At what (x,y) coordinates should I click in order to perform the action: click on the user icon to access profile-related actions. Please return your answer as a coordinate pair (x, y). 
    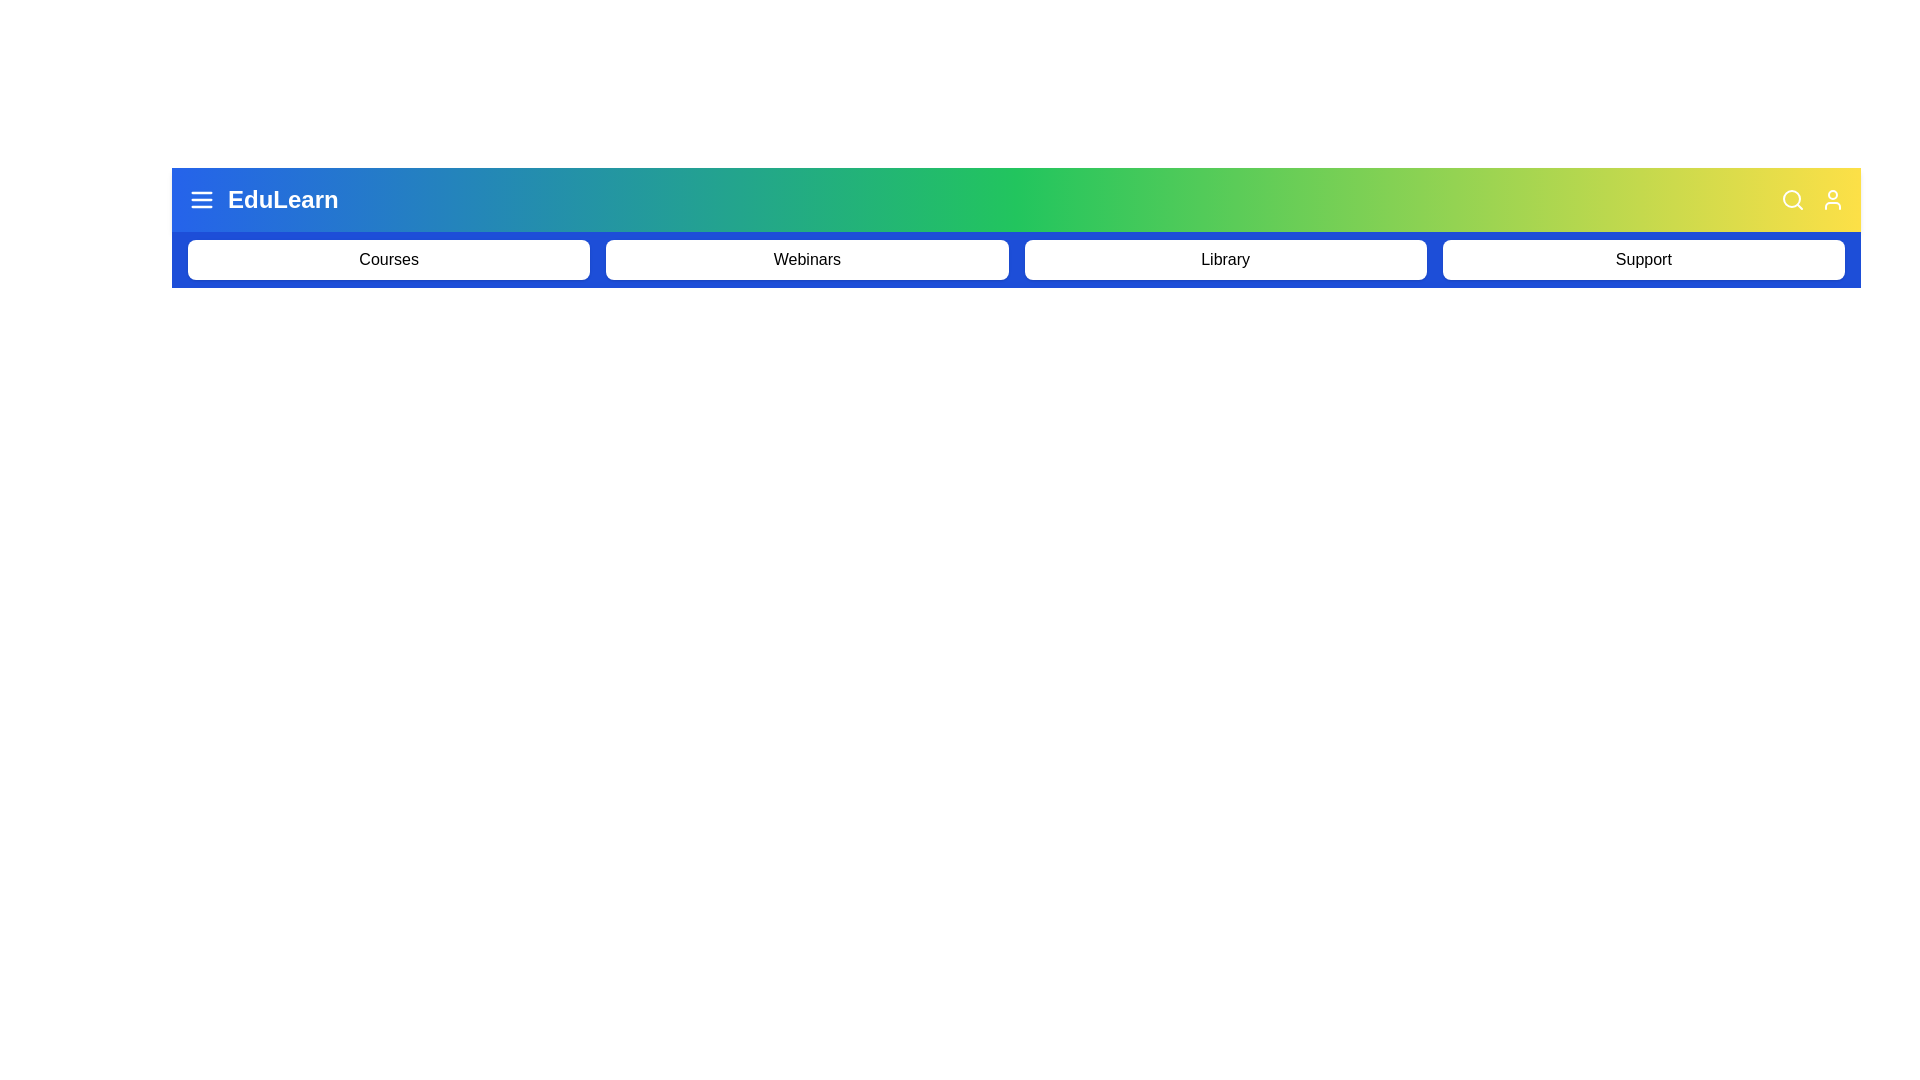
    Looking at the image, I should click on (1833, 200).